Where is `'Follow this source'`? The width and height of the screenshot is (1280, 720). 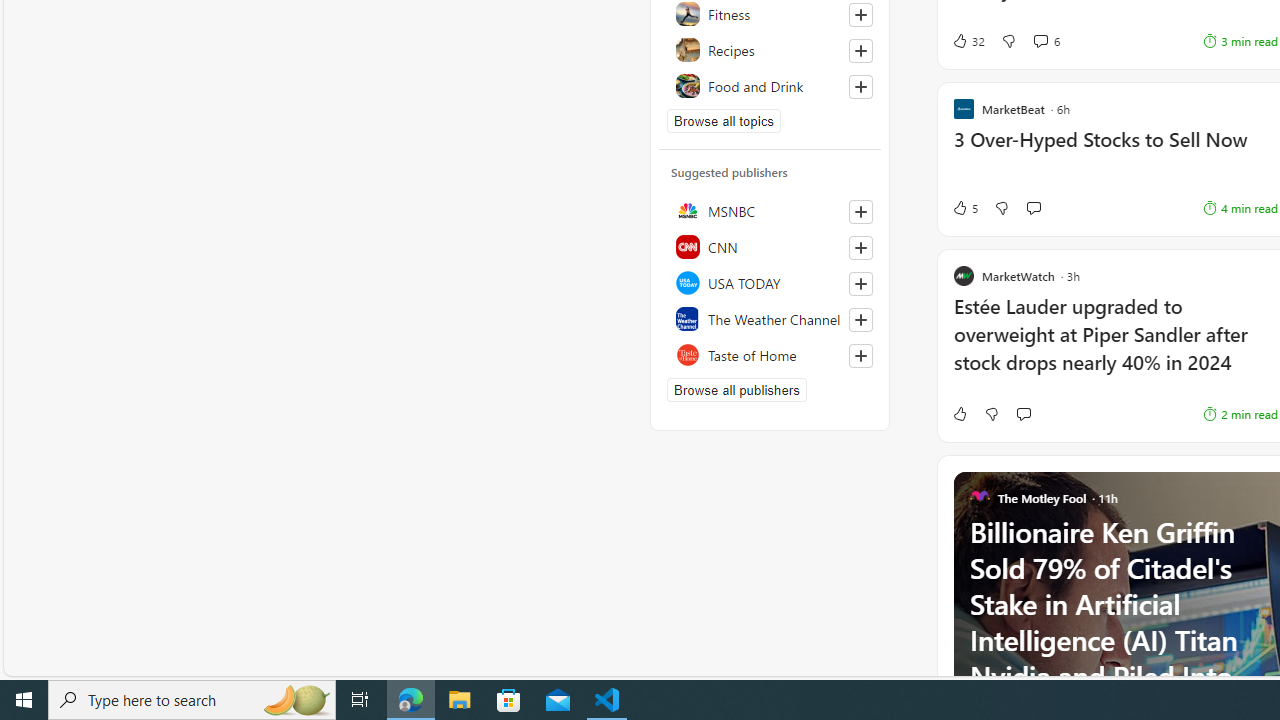
'Follow this source' is located at coordinates (860, 355).